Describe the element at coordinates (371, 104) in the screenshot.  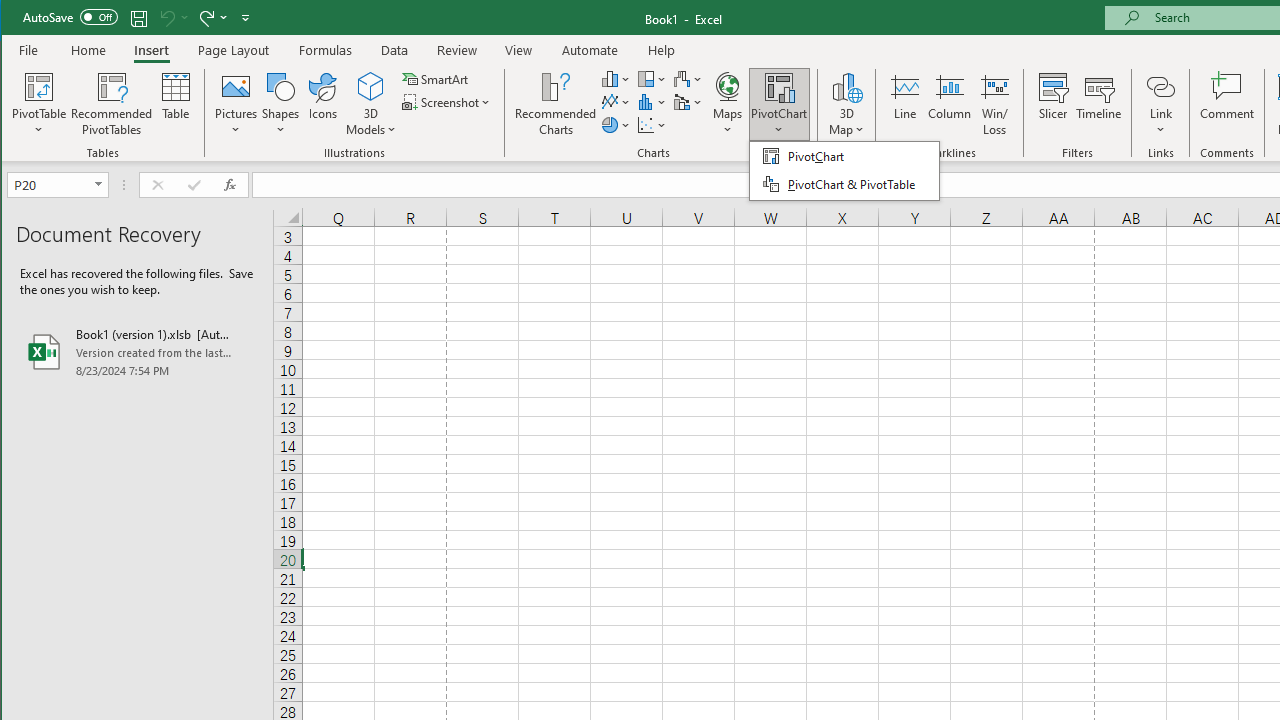
I see `'3D Models'` at that location.